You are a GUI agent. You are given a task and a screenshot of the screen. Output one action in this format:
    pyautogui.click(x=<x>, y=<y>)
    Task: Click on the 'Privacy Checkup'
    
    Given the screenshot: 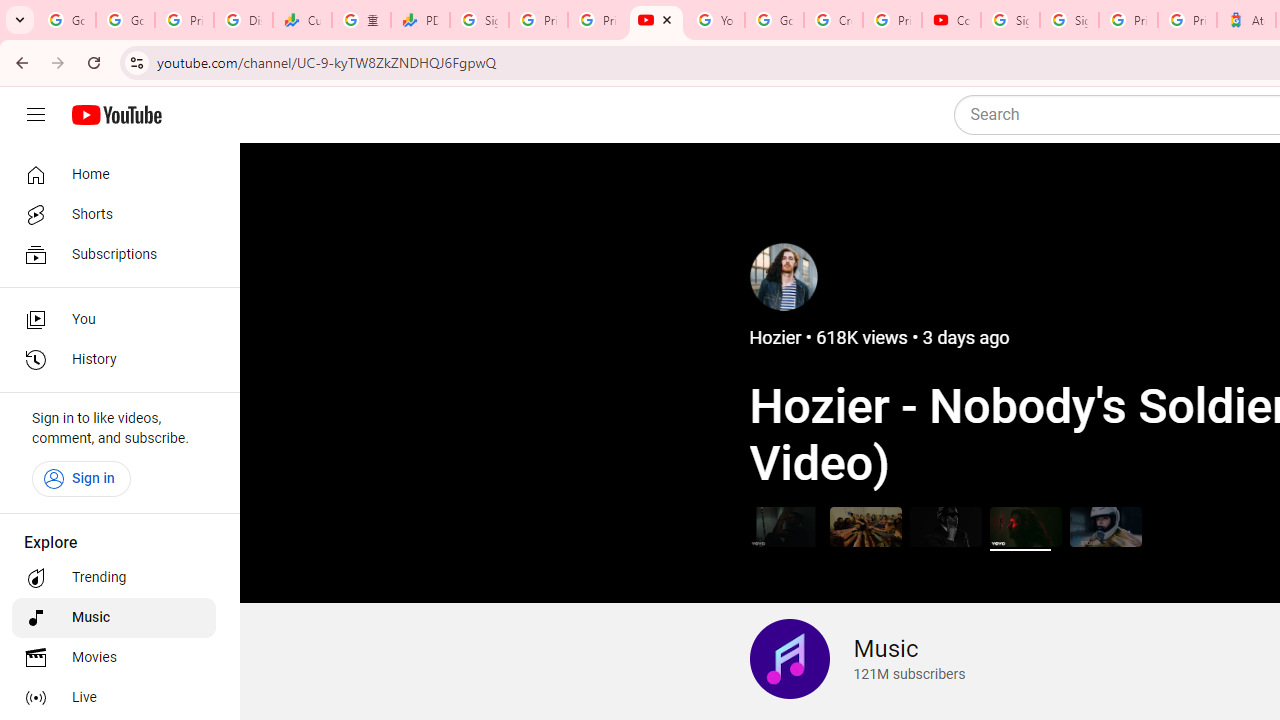 What is the action you would take?
    pyautogui.click(x=596, y=20)
    